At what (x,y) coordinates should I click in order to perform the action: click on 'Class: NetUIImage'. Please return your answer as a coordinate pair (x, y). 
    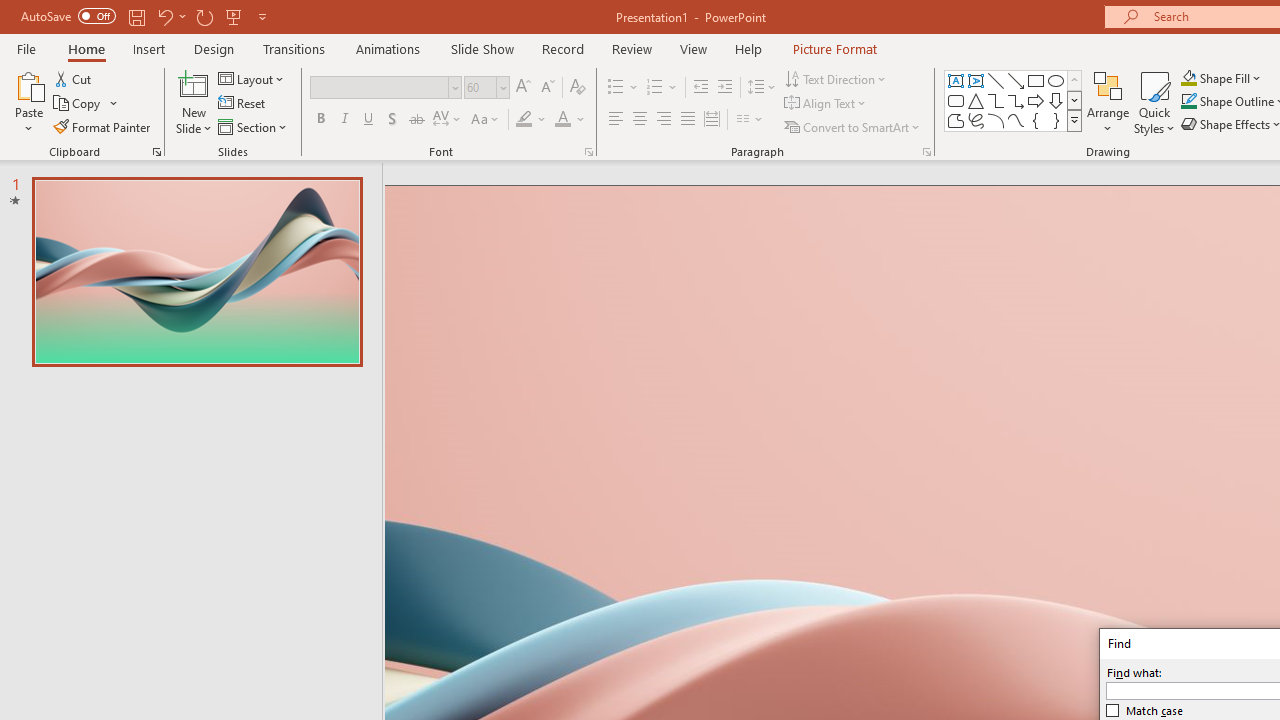
    Looking at the image, I should click on (1074, 120).